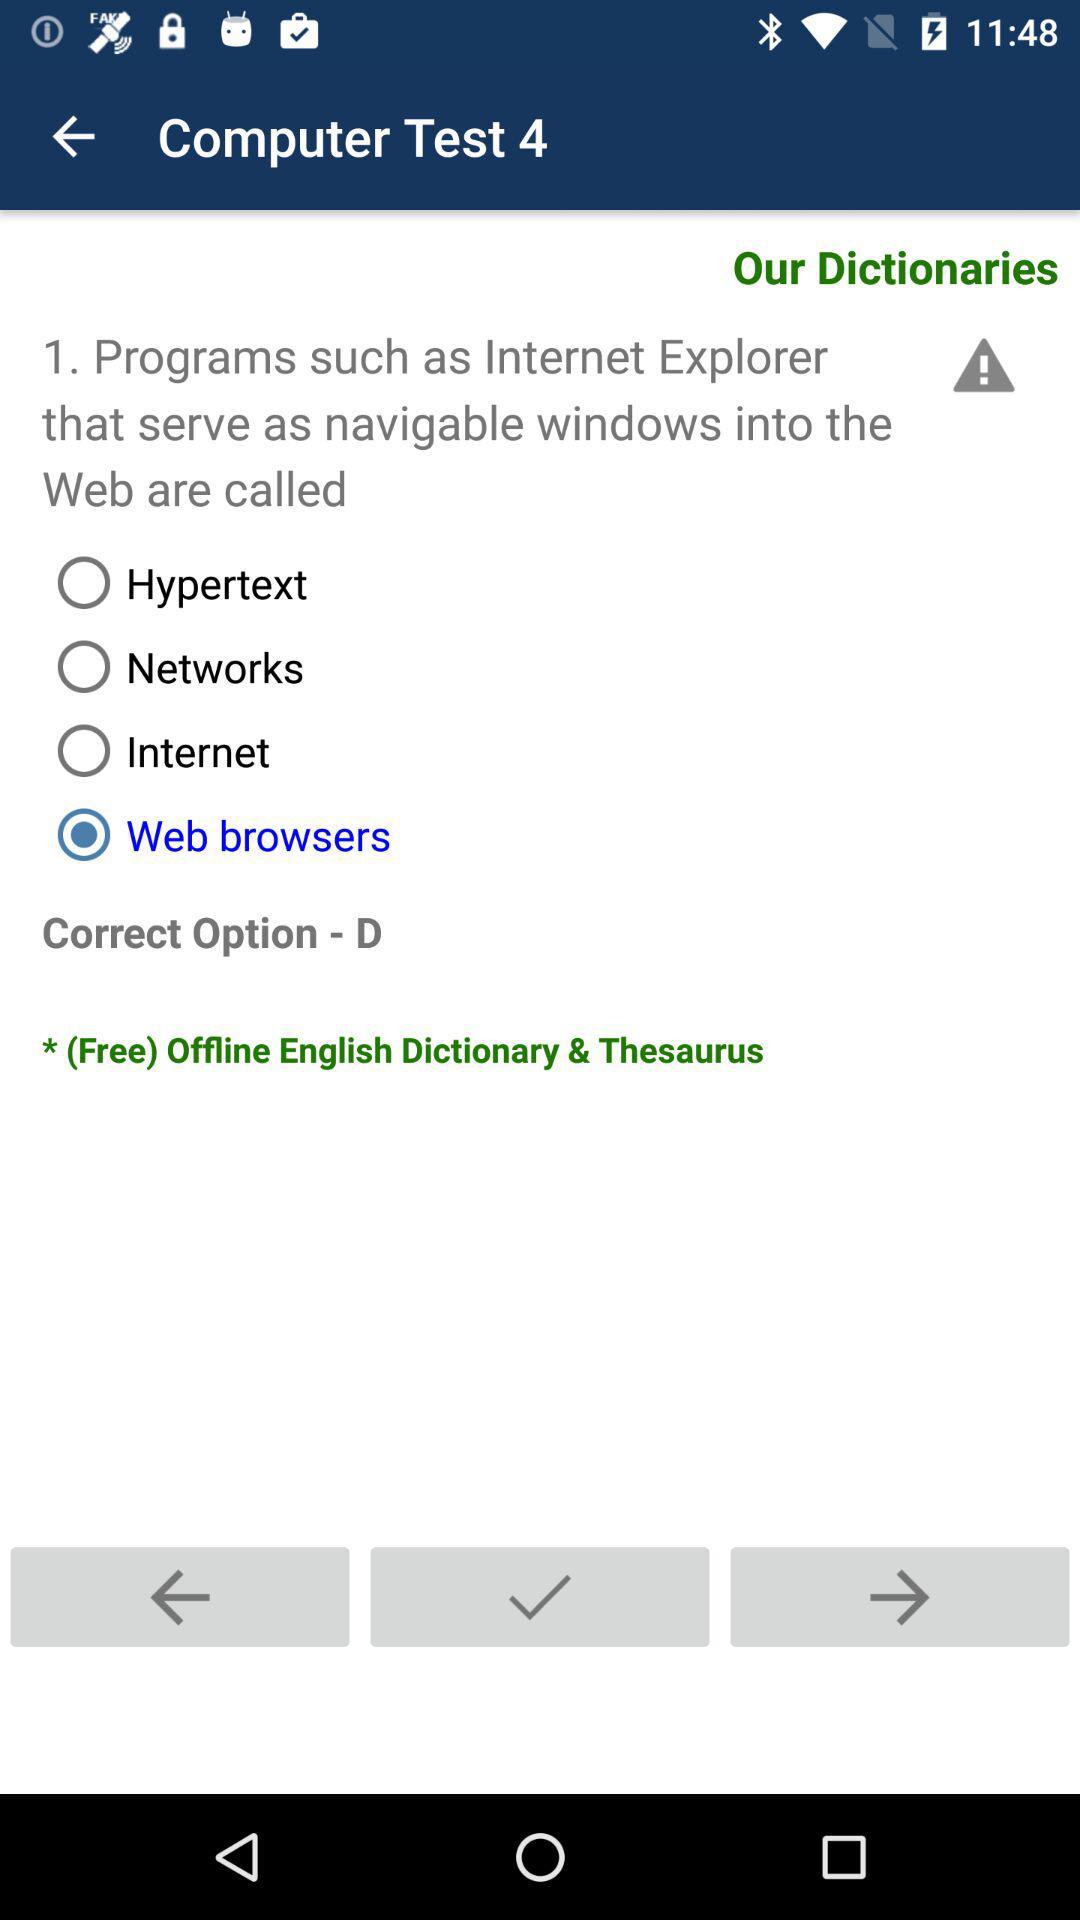  I want to click on go back, so click(180, 1596).